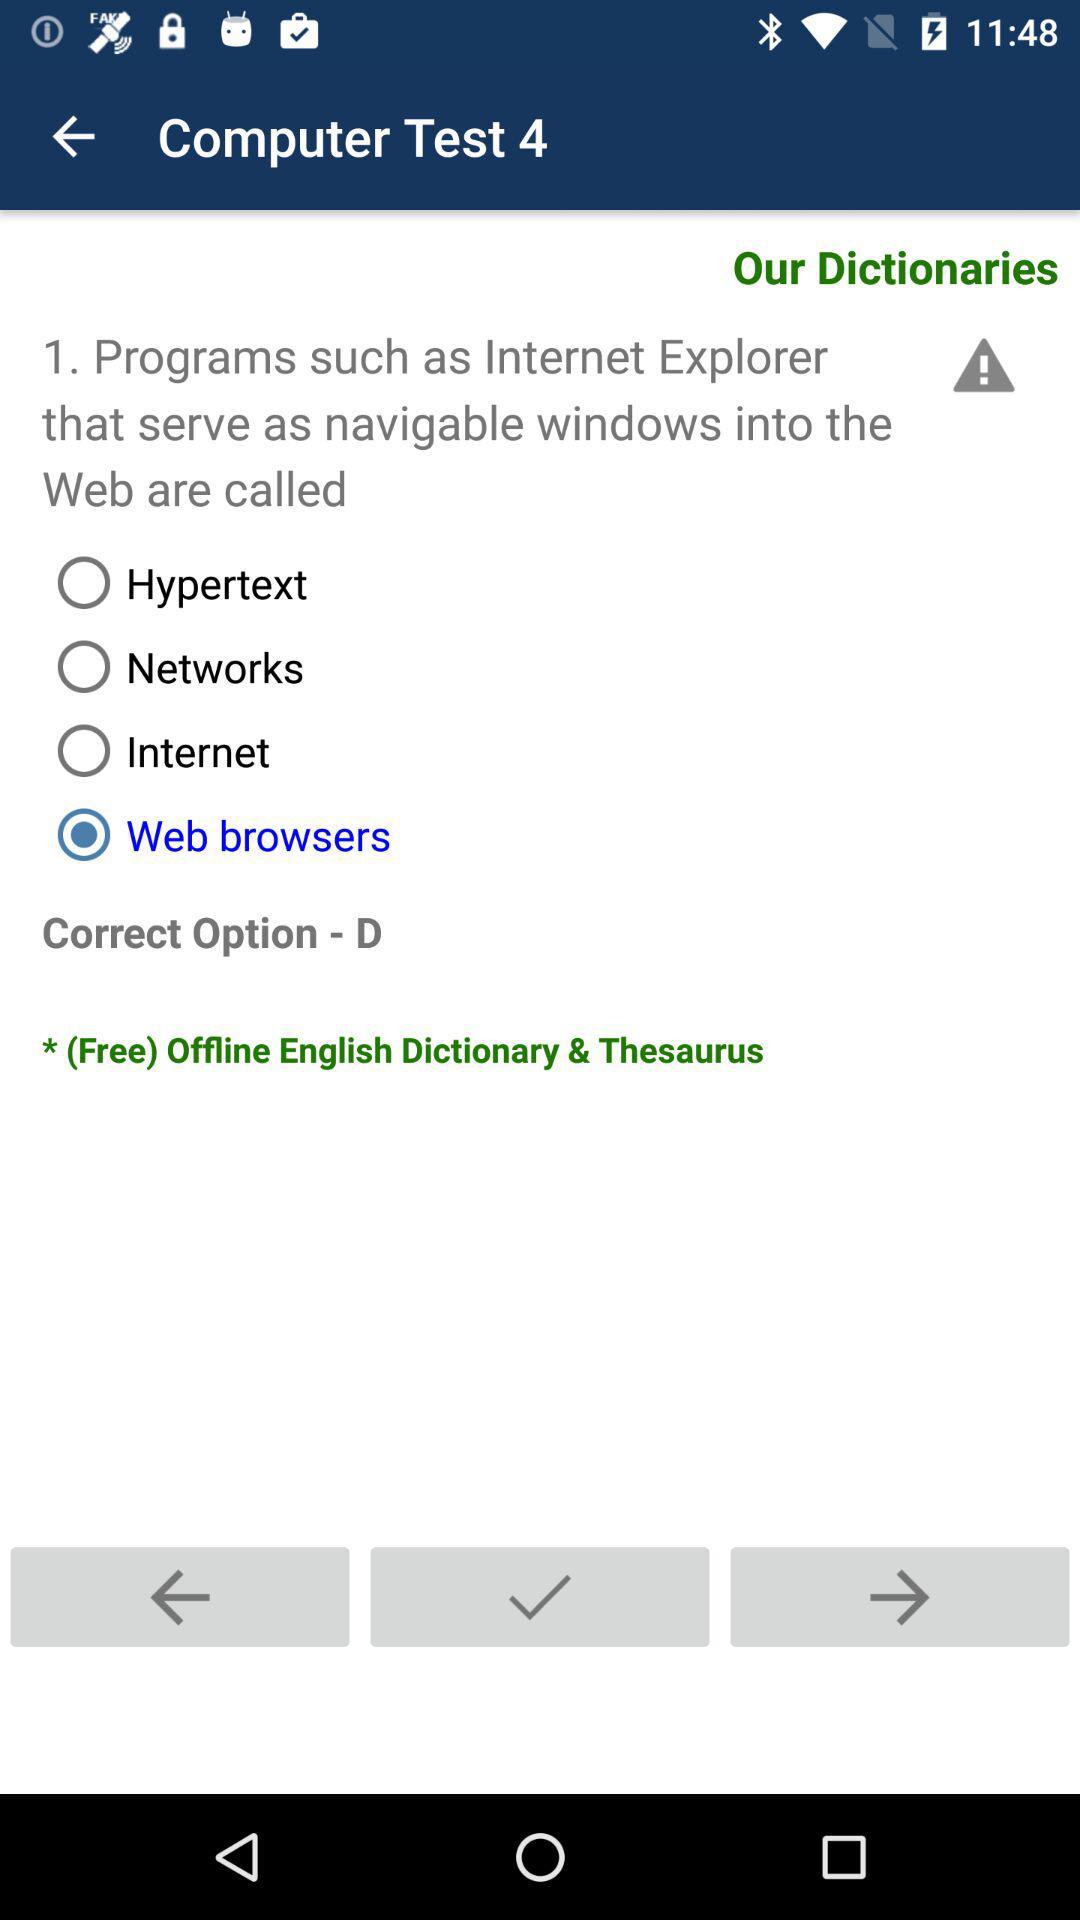  I want to click on go back, so click(180, 1596).